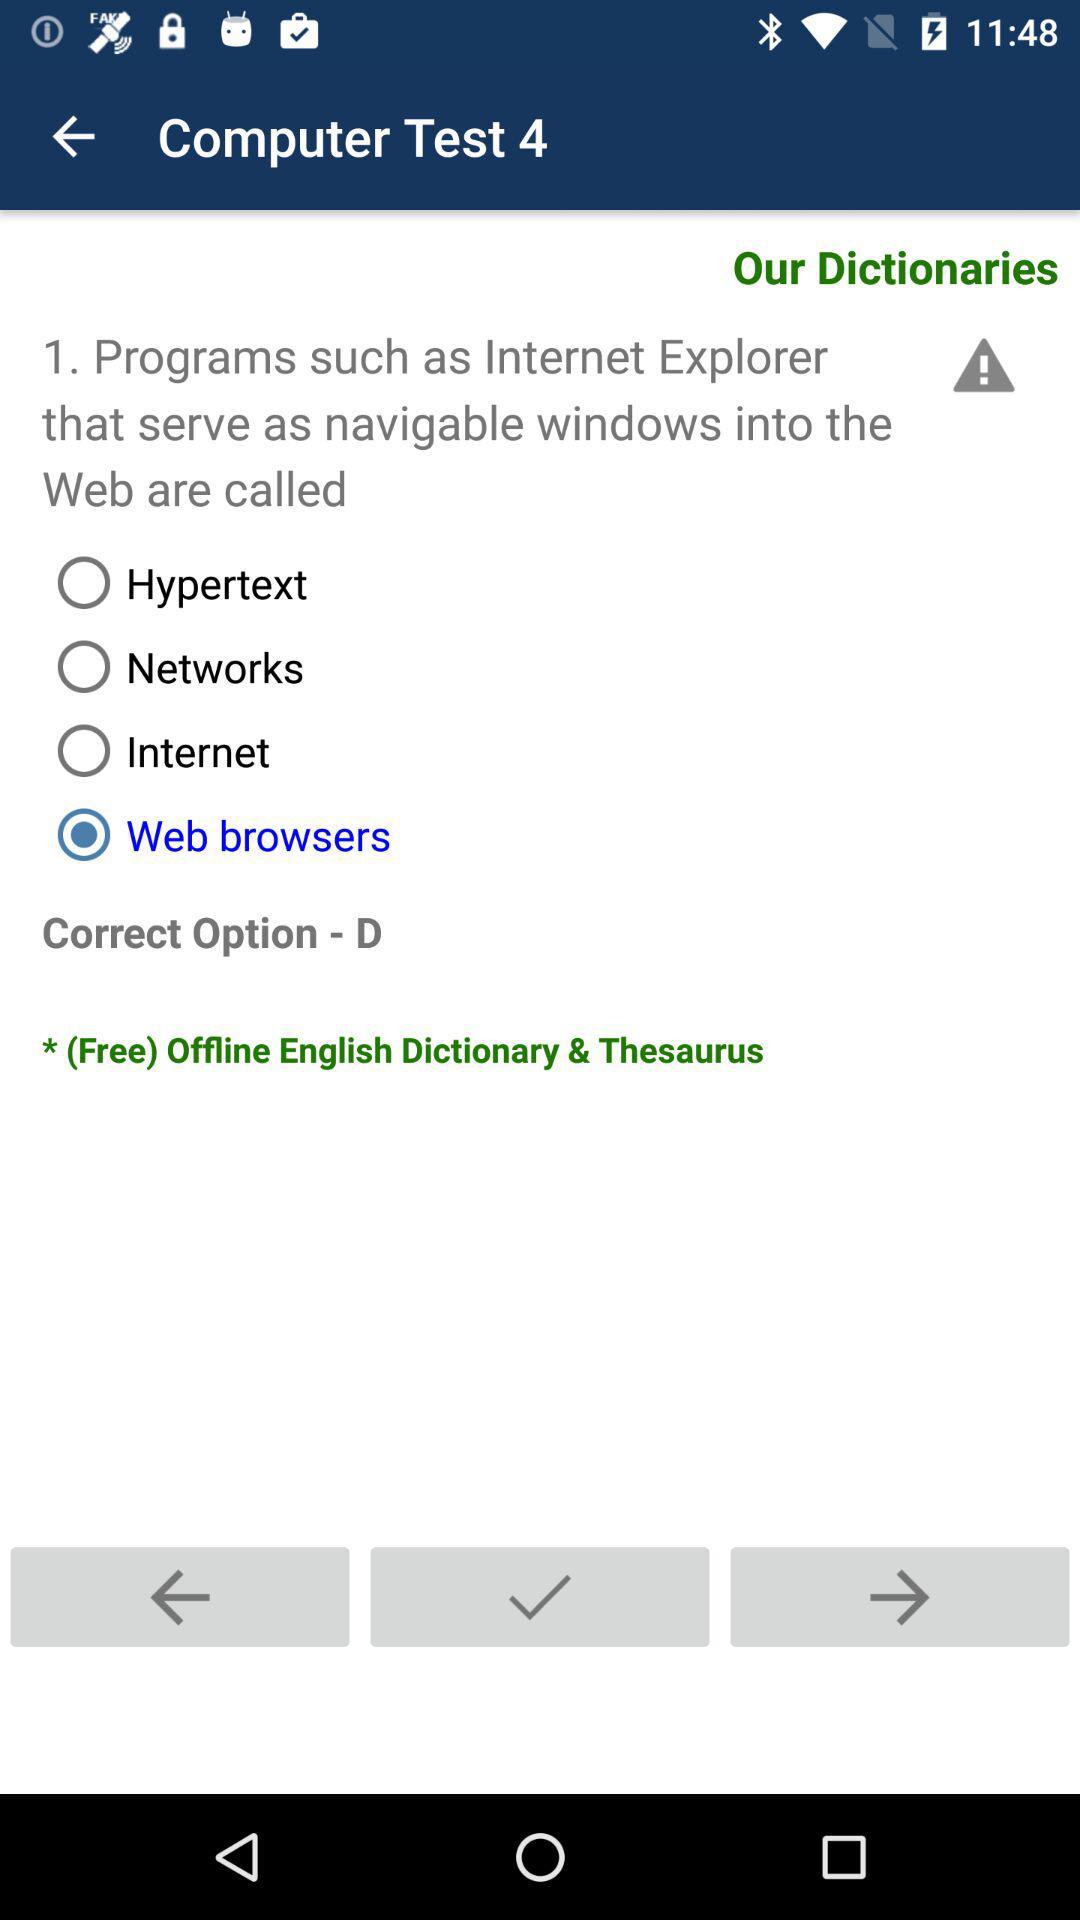  I want to click on go back, so click(180, 1596).